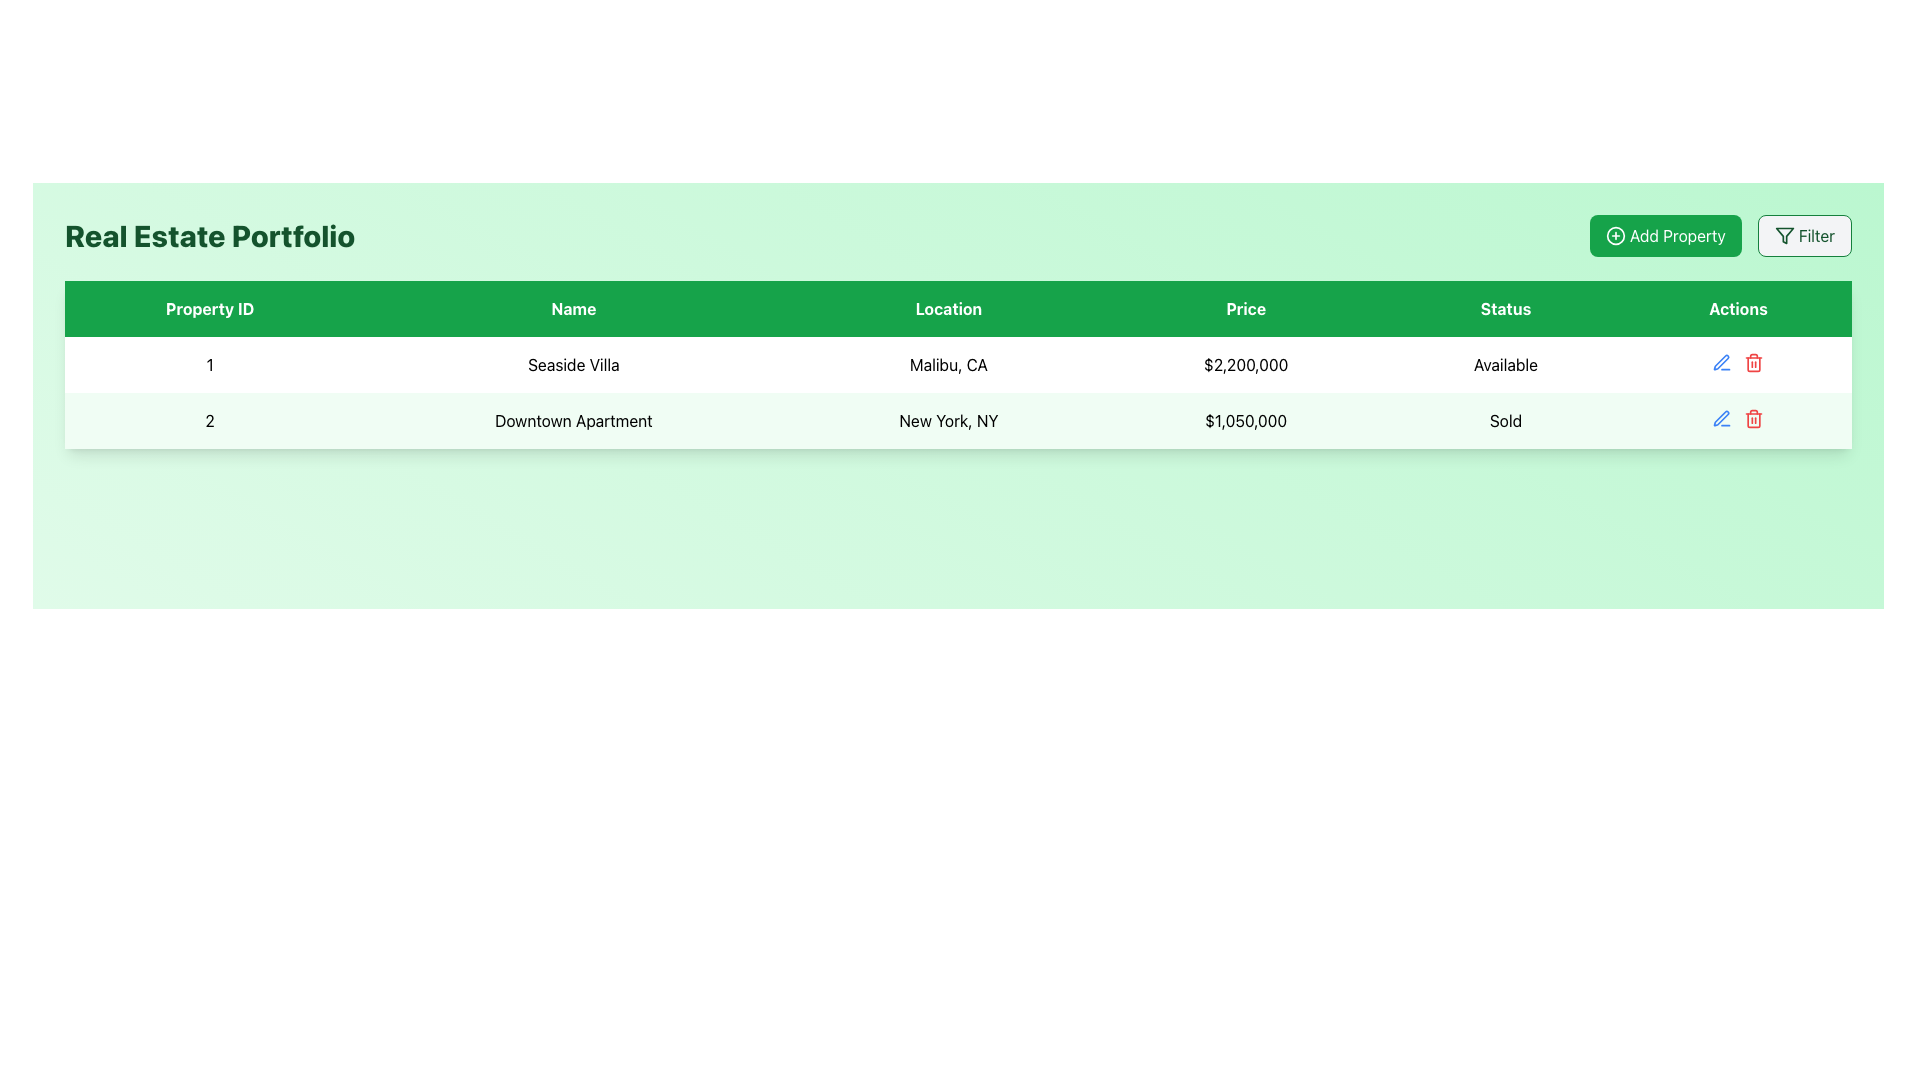 The image size is (1920, 1080). I want to click on the edit icon in the 'Actions' column of the second row for the property 'Seaside Villa', so click(1721, 417).